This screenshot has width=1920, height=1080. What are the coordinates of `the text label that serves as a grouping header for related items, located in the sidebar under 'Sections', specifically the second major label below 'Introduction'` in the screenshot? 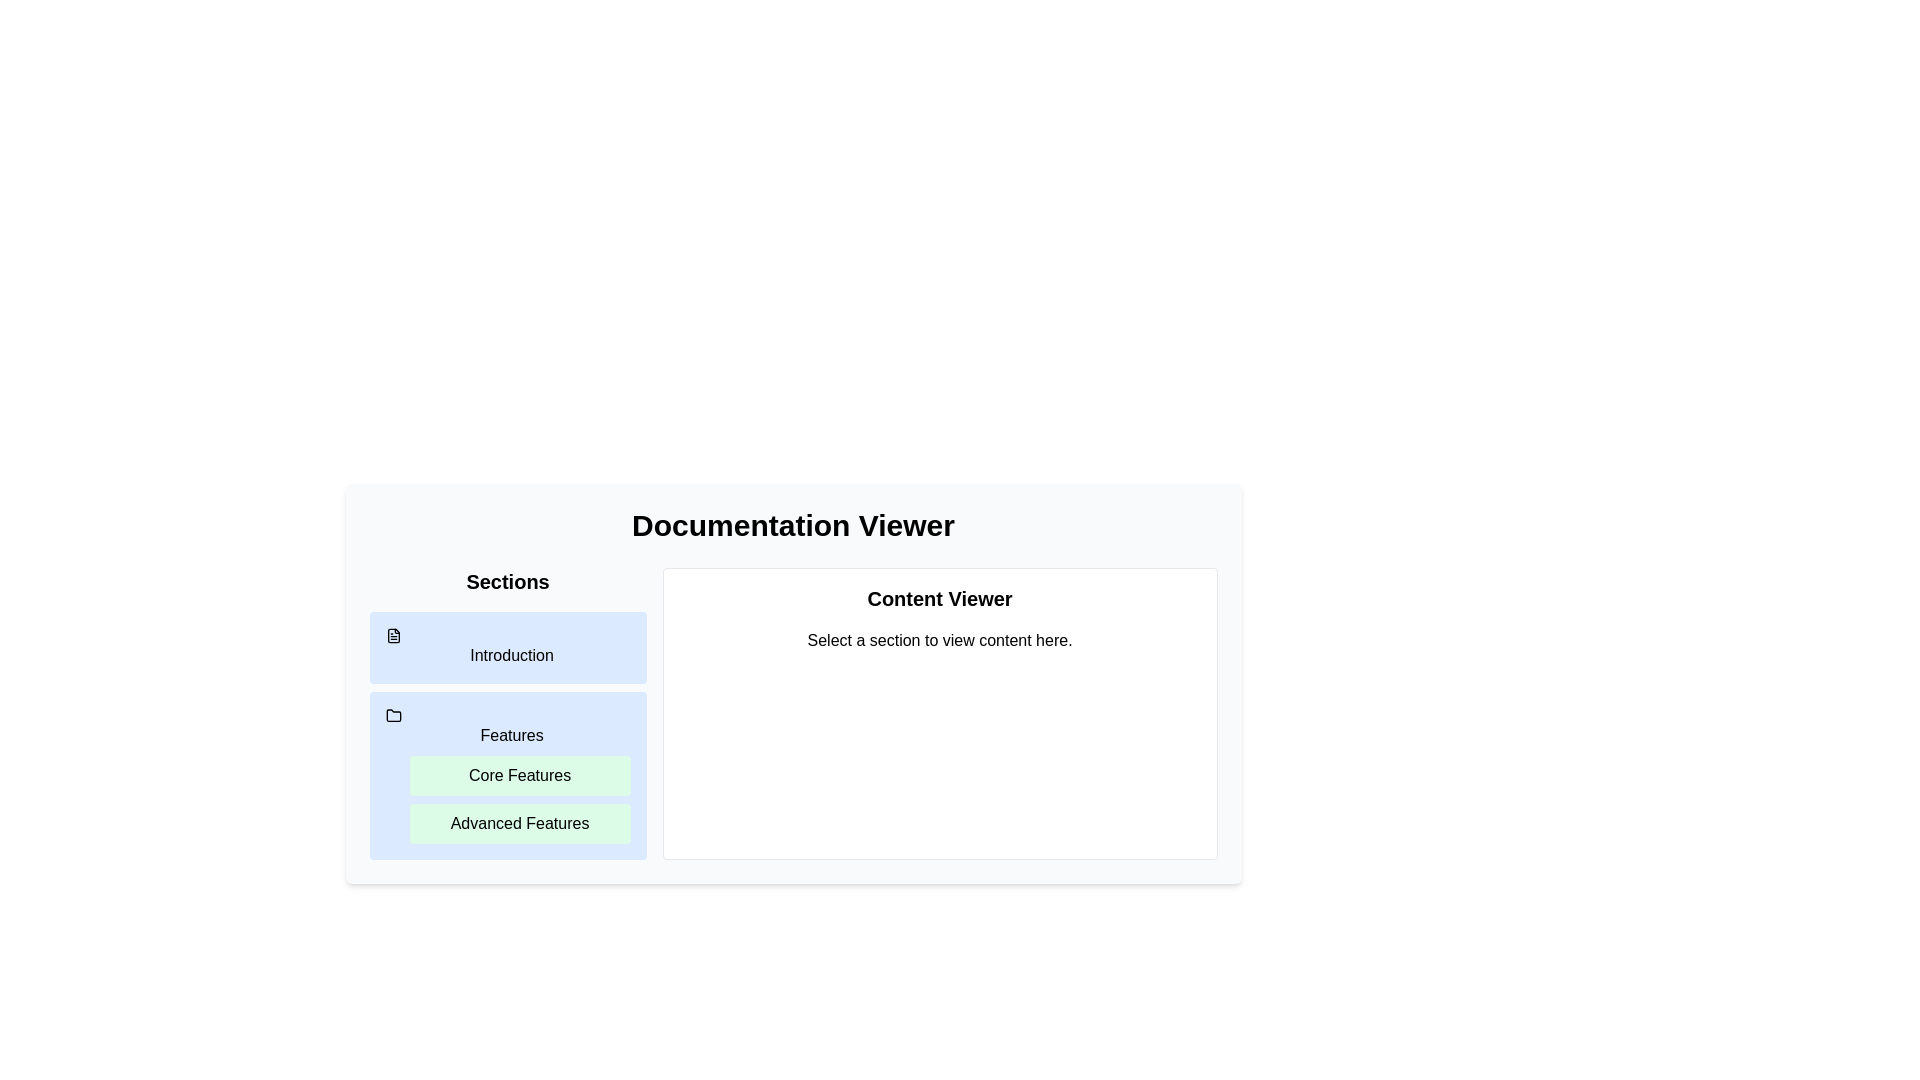 It's located at (512, 735).